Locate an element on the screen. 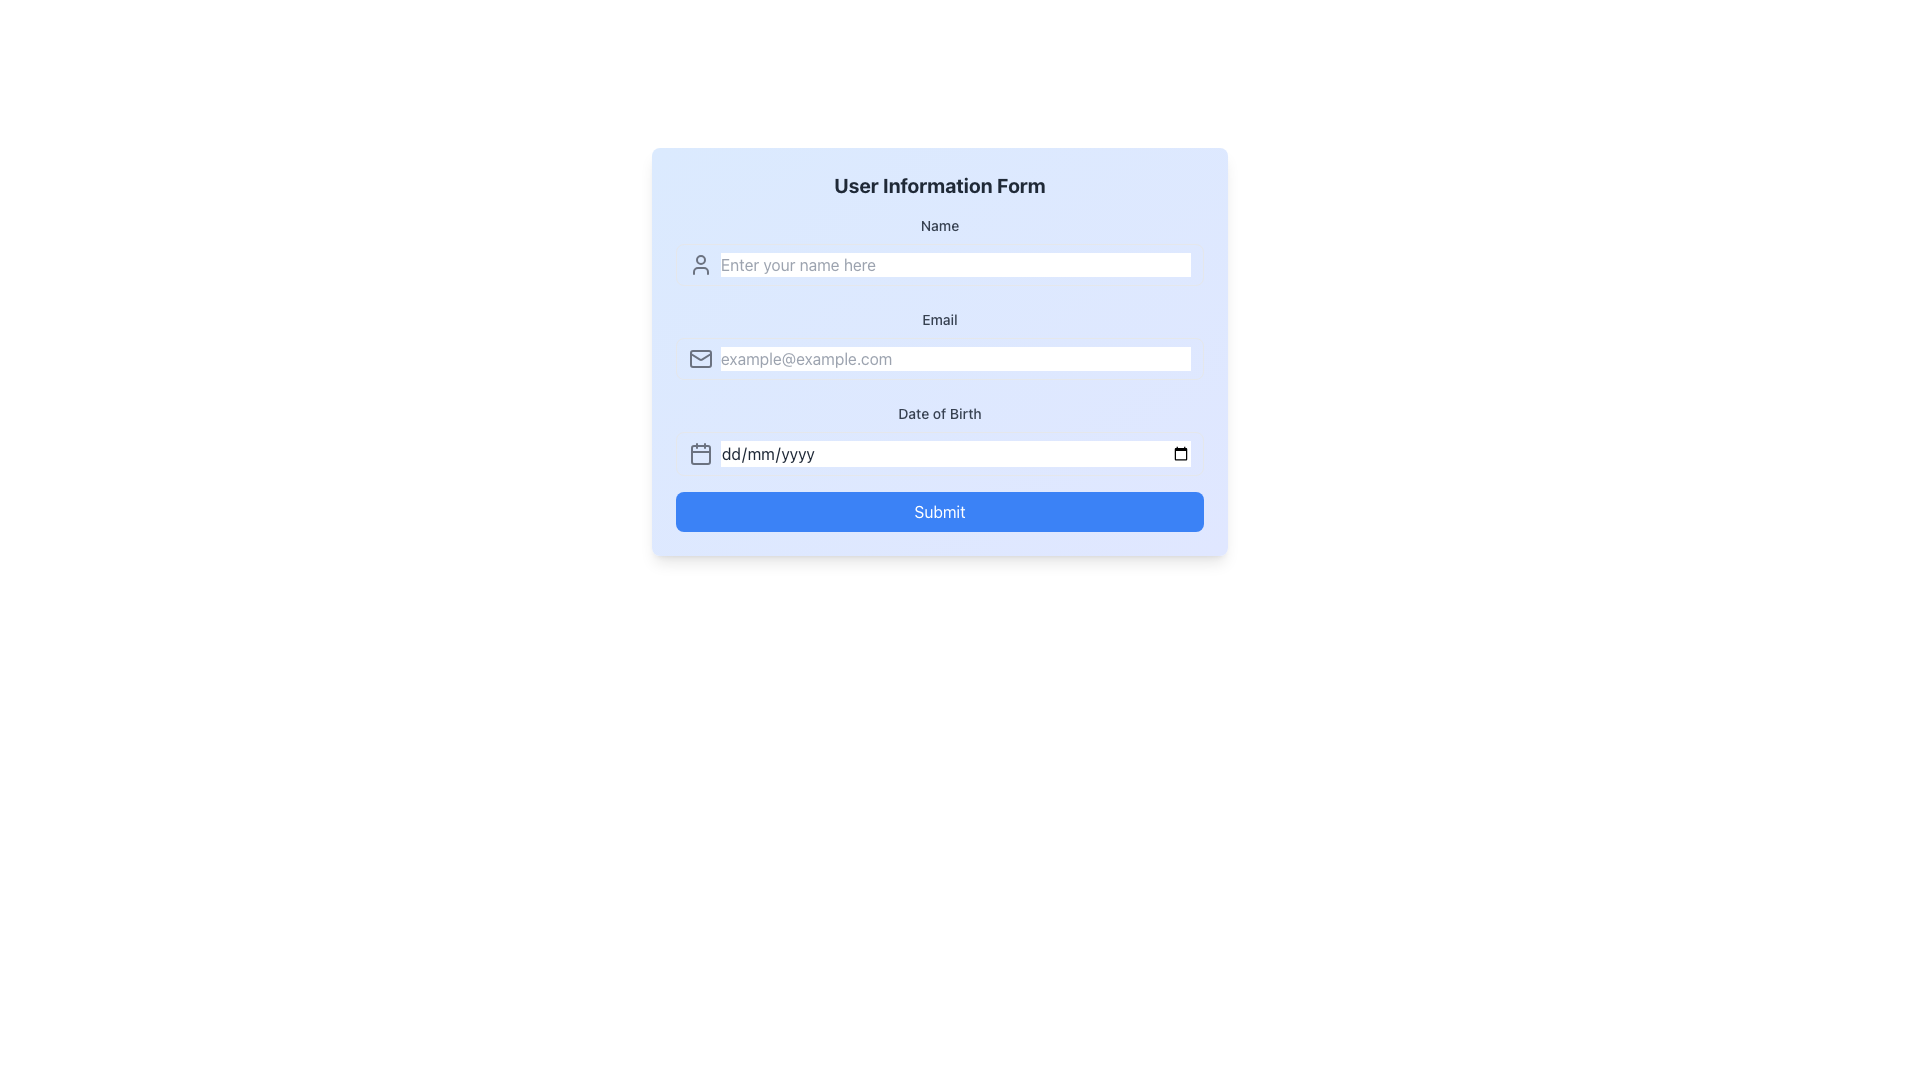  the descriptive label for the date of birth input field, which is located directly above the date input and below the 'Email' field in the form layout is located at coordinates (939, 412).